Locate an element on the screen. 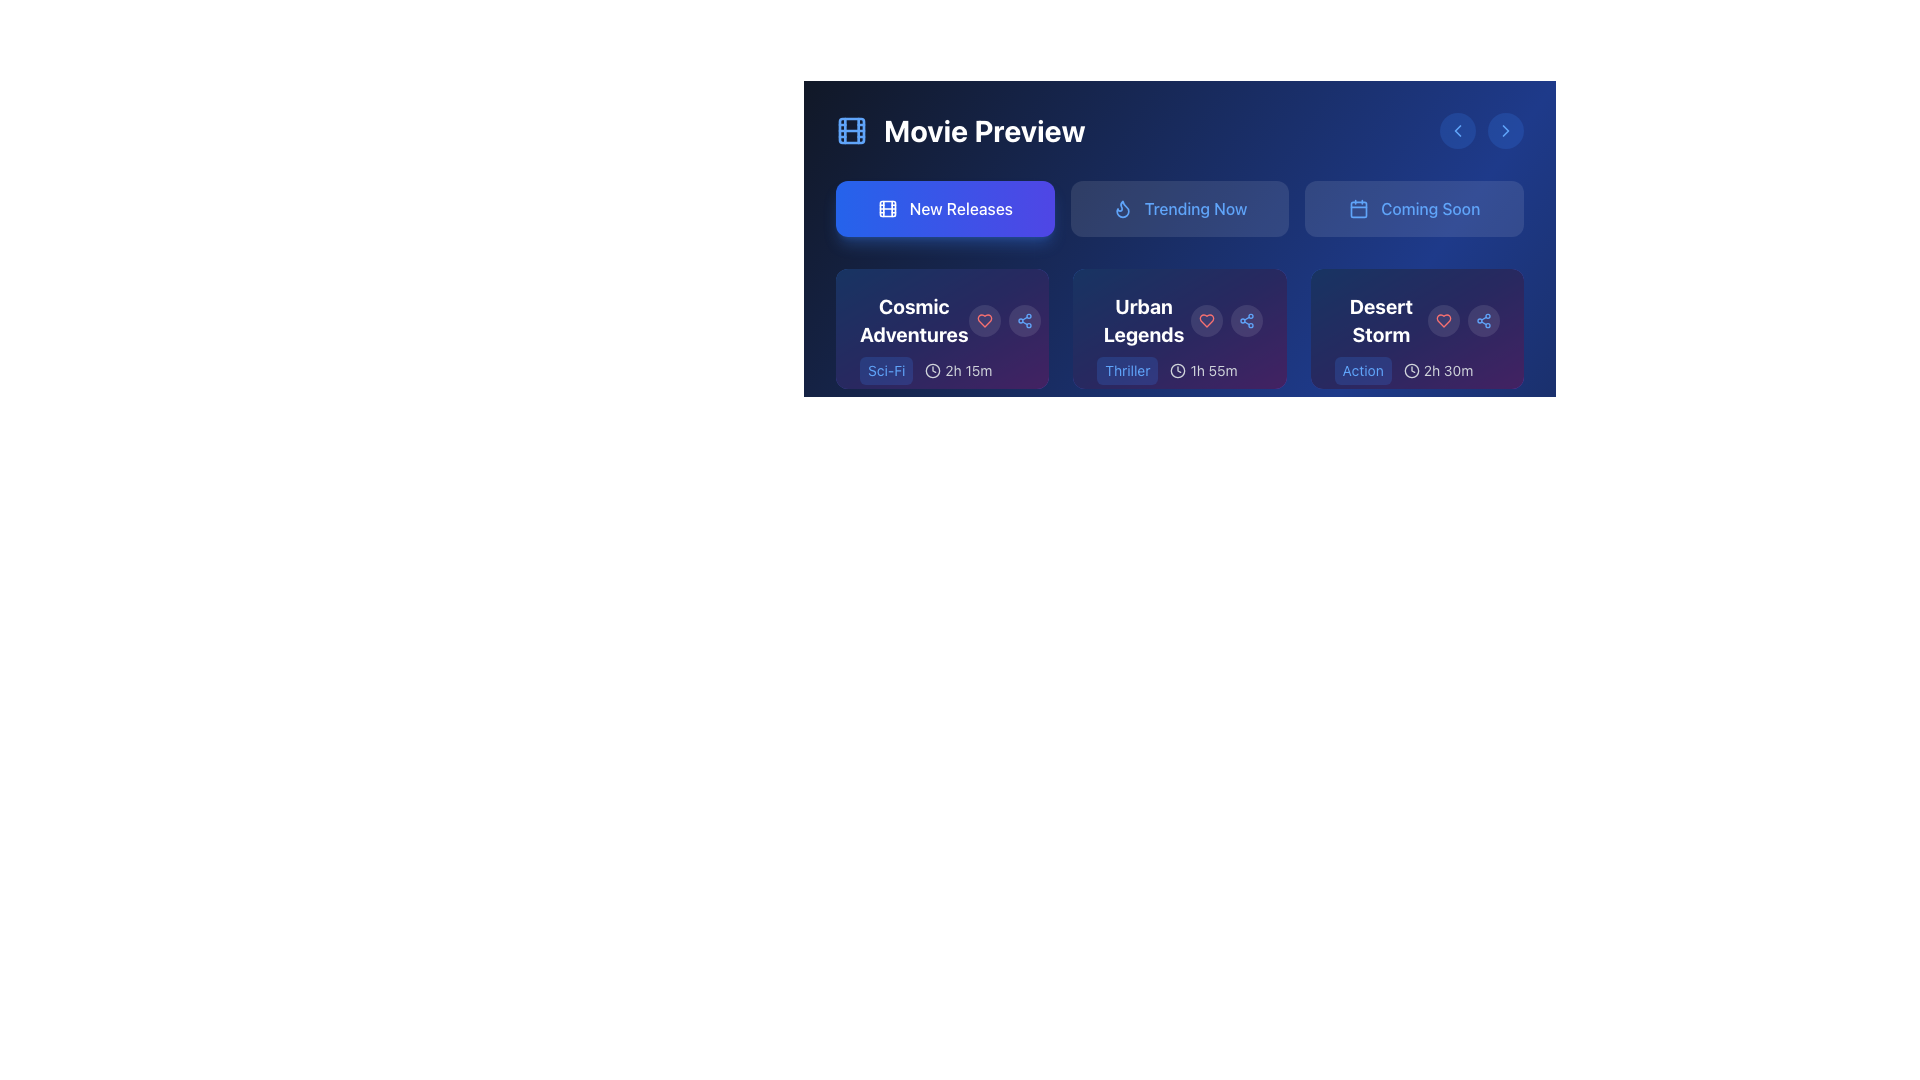  the share icon button, which is a small SVG icon resembling a share symbol with three circles connected by lines, located at the top-right corner of the 'Urban Legends' card is located at coordinates (1483, 319).